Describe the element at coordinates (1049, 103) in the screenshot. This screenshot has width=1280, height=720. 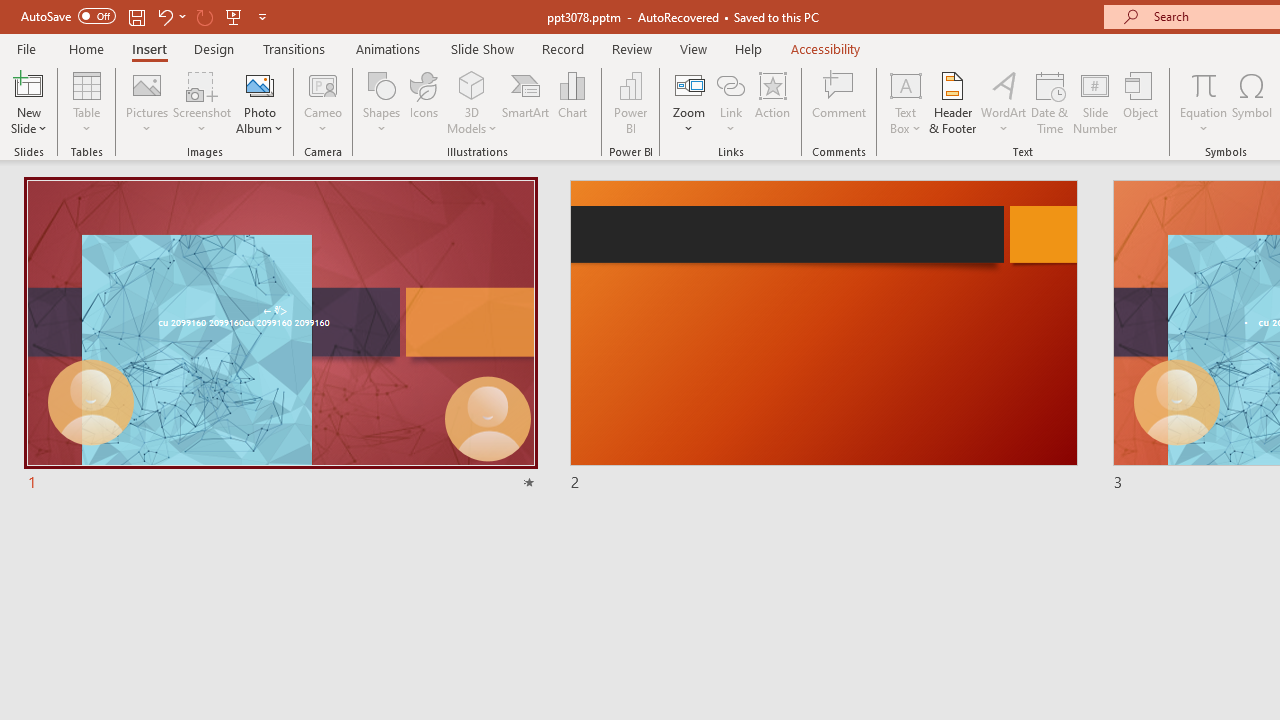
I see `'Date & Time...'` at that location.